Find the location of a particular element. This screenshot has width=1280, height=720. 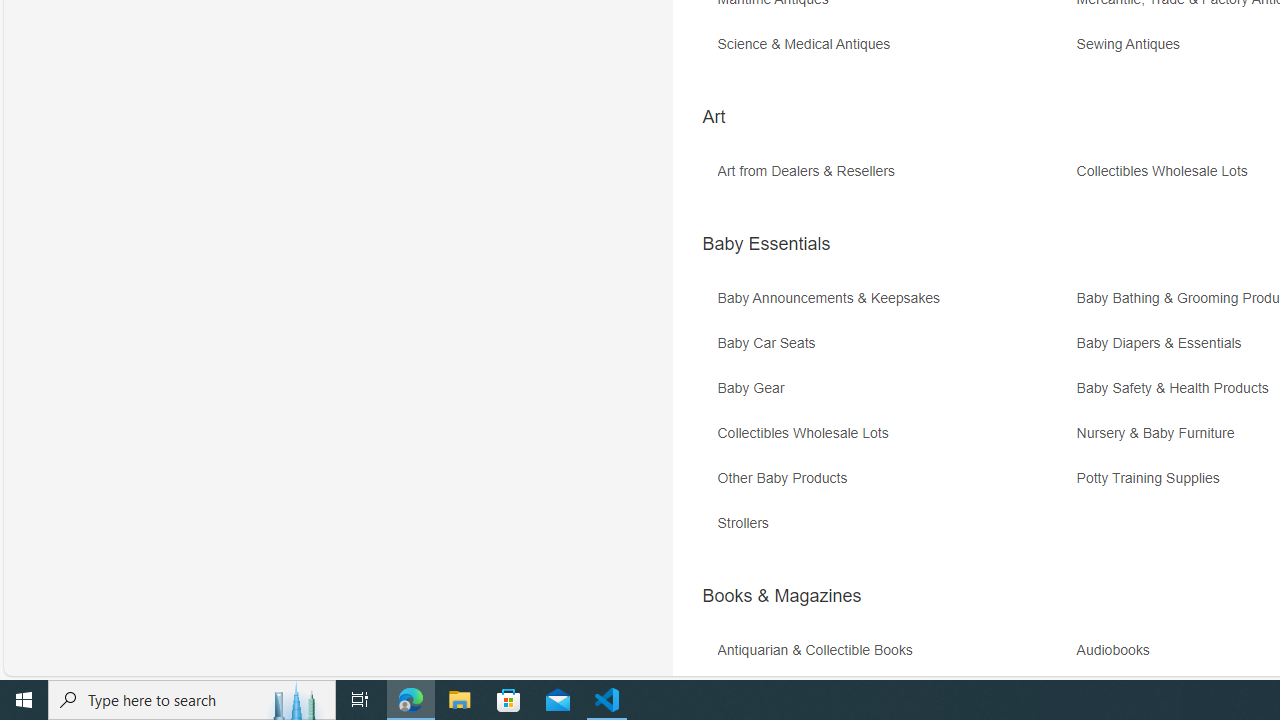

'Baby Gear' is located at coordinates (893, 395).